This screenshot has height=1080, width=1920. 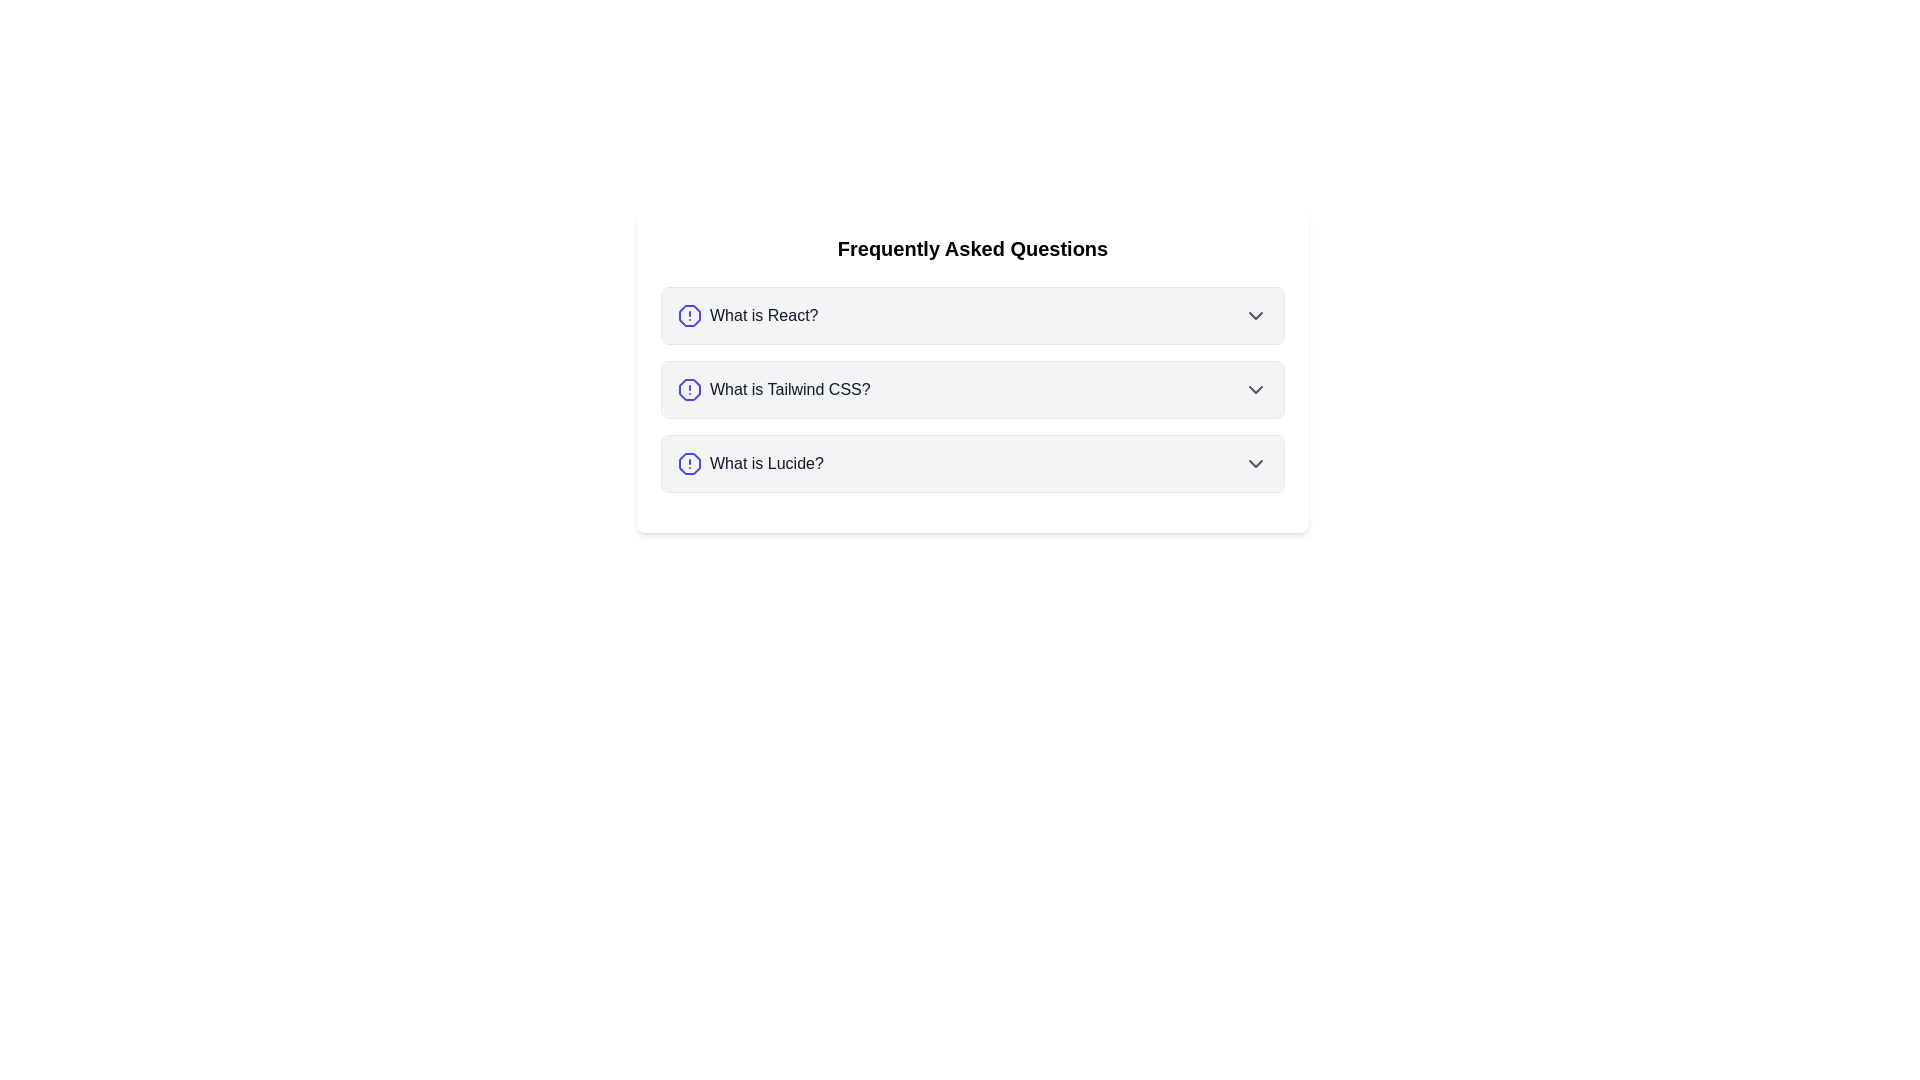 I want to click on the alert icon located at the top left corner of the 'What is React?' question block, so click(x=690, y=315).